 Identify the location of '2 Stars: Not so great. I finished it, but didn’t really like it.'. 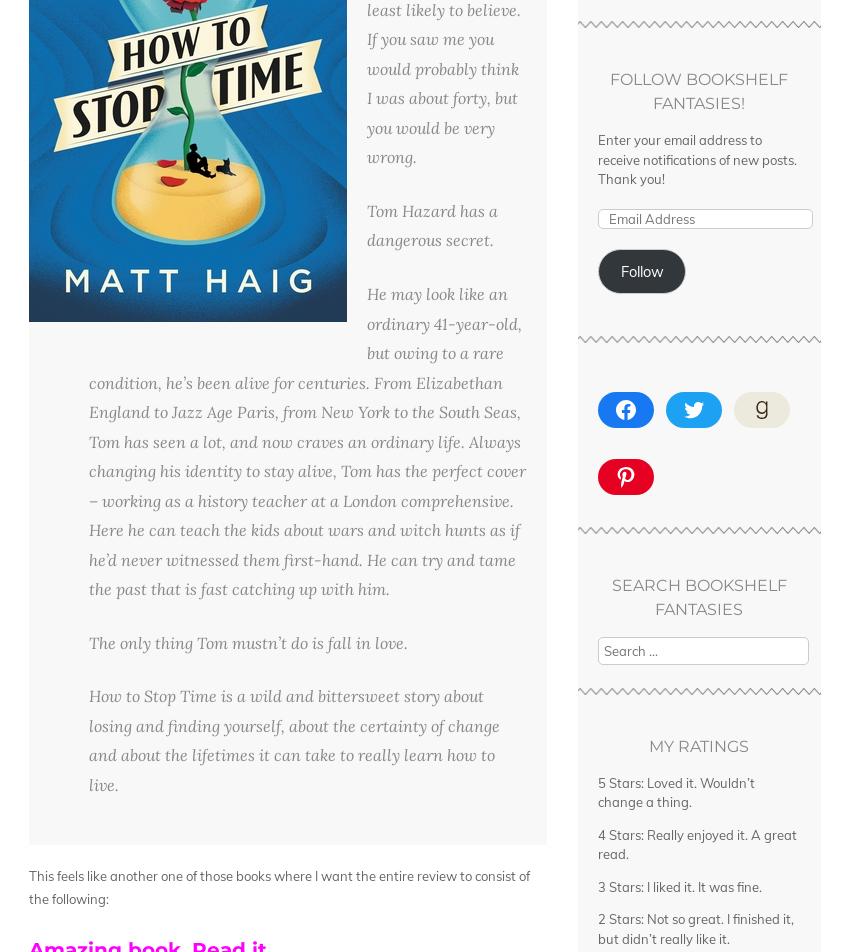
(694, 928).